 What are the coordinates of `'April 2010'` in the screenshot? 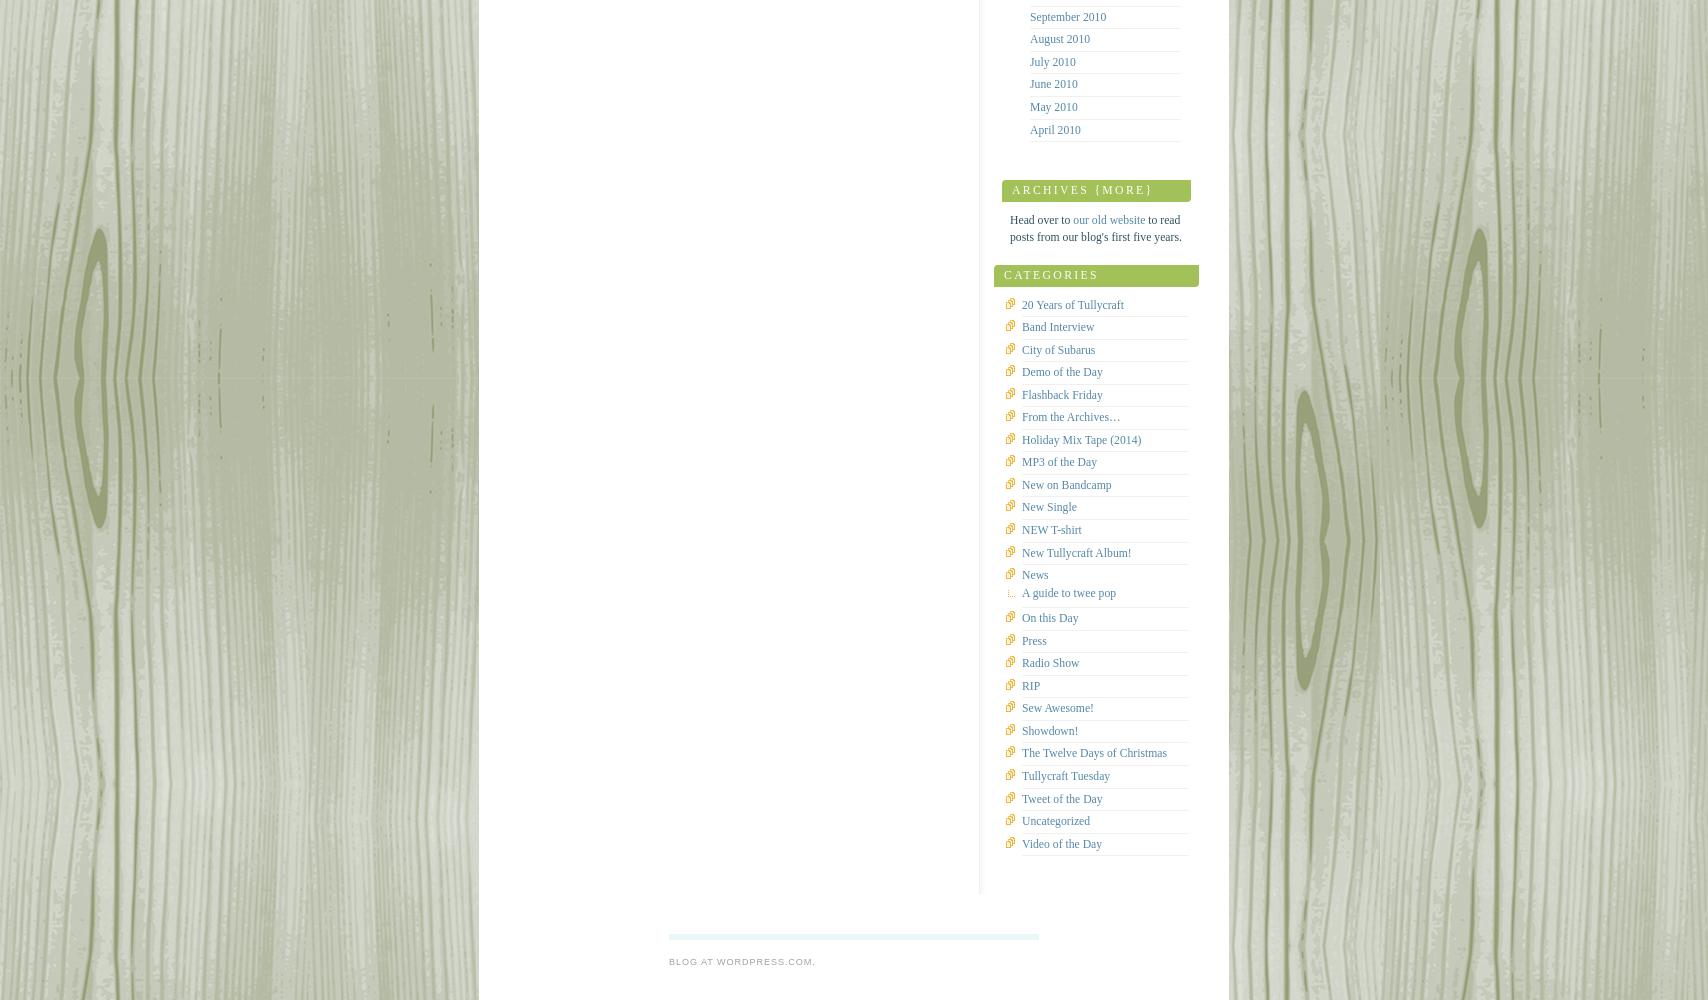 It's located at (1055, 129).